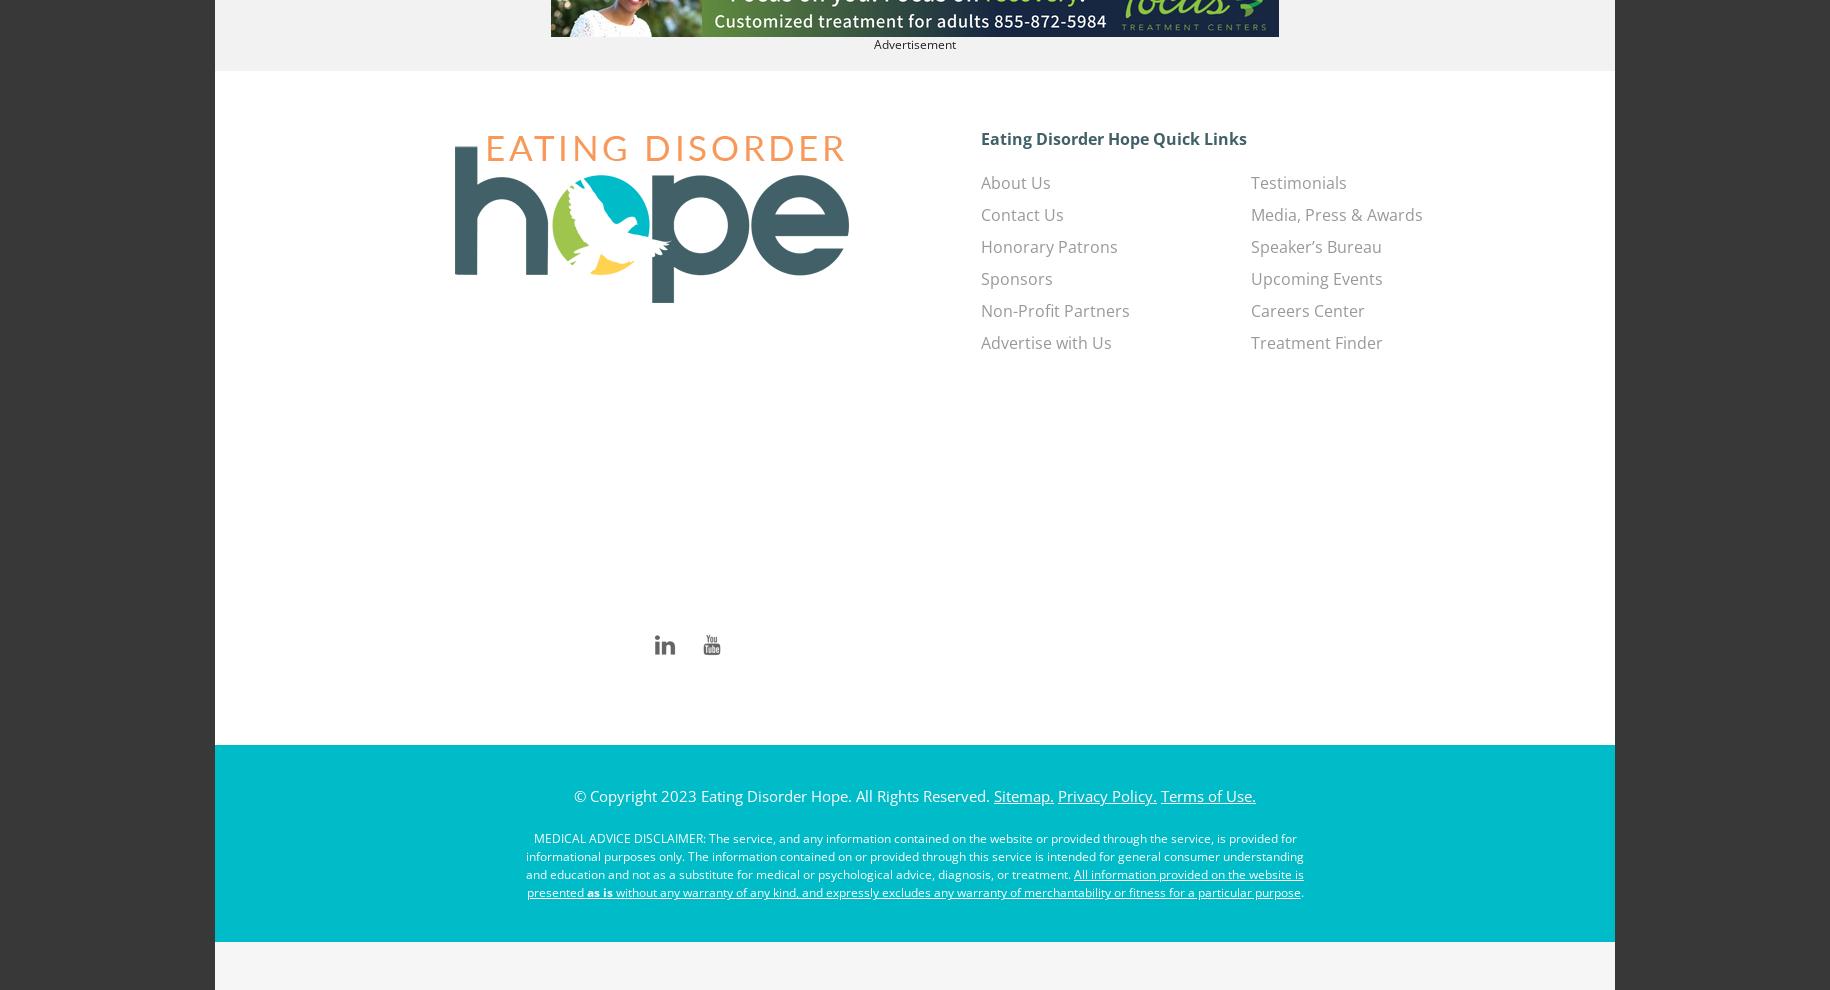  I want to click on 'Advertisement', so click(915, 43).